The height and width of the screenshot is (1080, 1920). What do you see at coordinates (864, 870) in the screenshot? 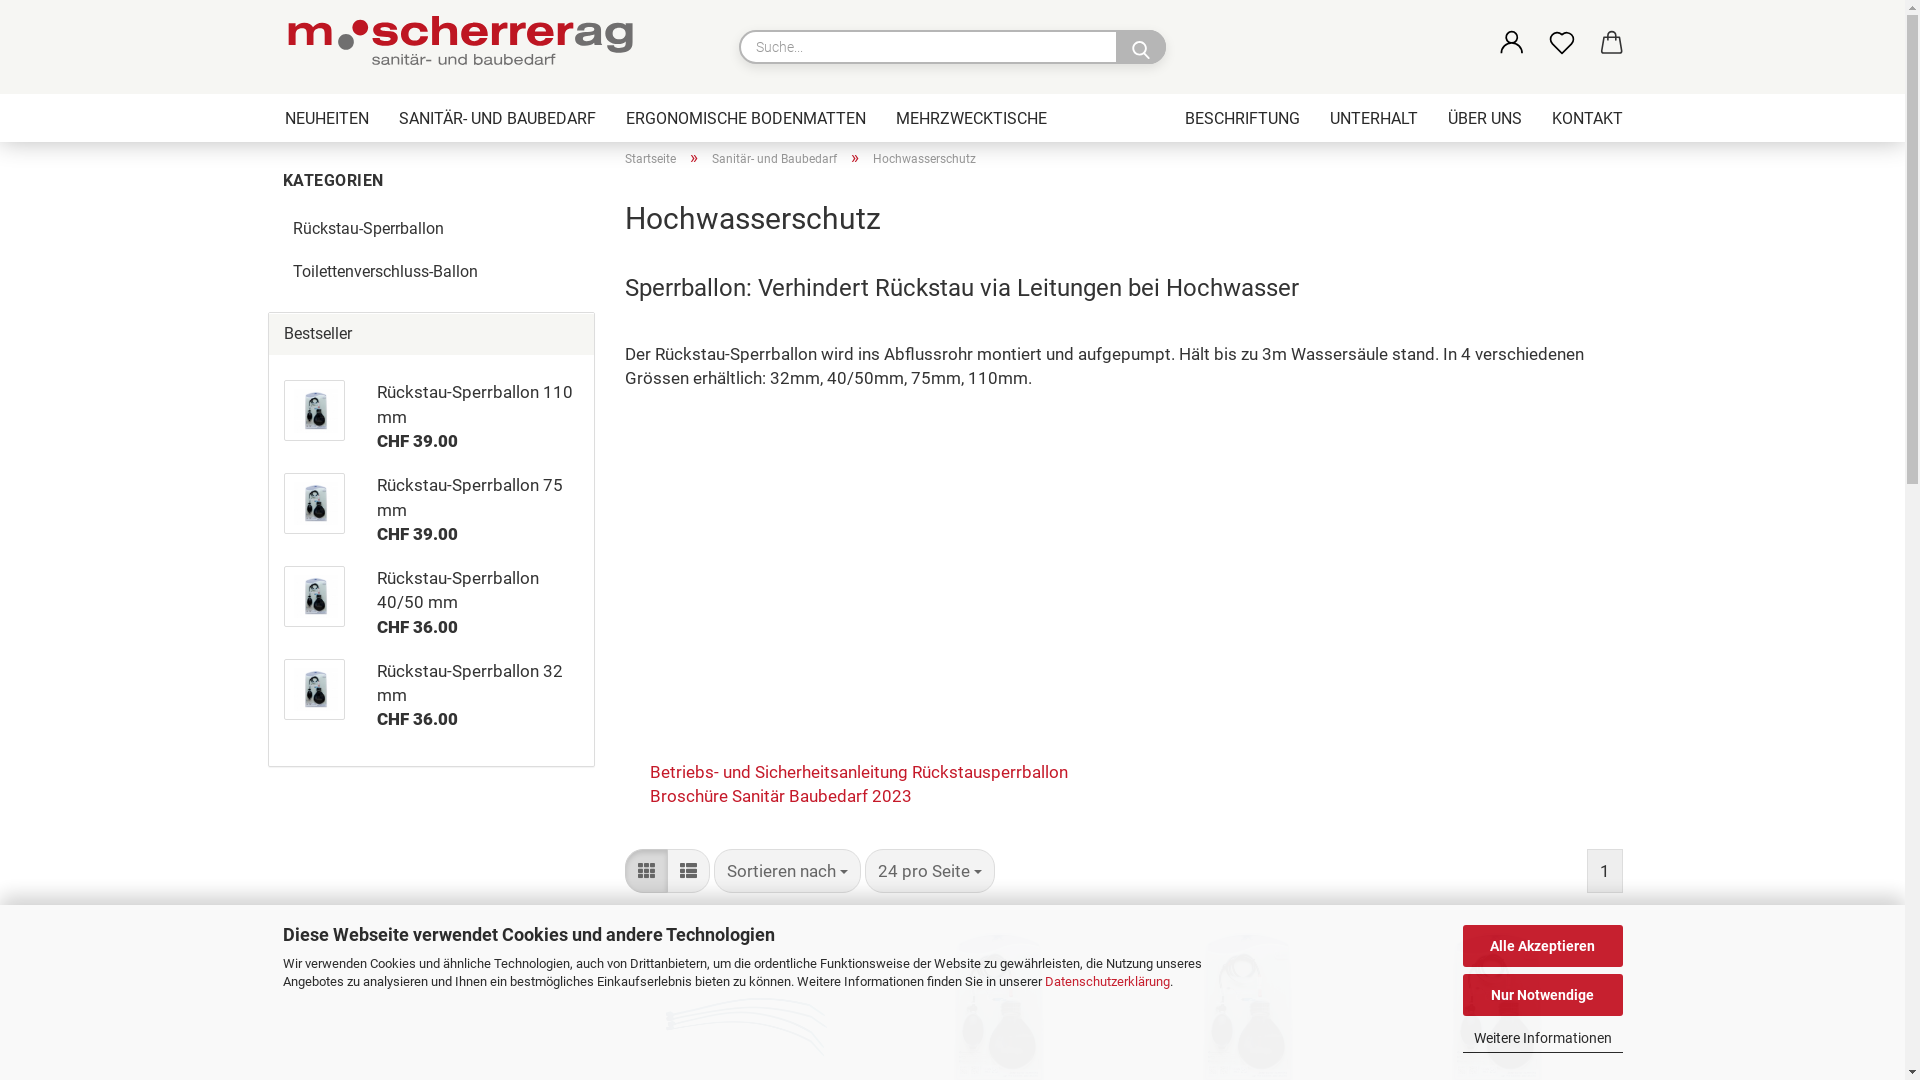
I see `'24 pro Seite'` at bounding box center [864, 870].